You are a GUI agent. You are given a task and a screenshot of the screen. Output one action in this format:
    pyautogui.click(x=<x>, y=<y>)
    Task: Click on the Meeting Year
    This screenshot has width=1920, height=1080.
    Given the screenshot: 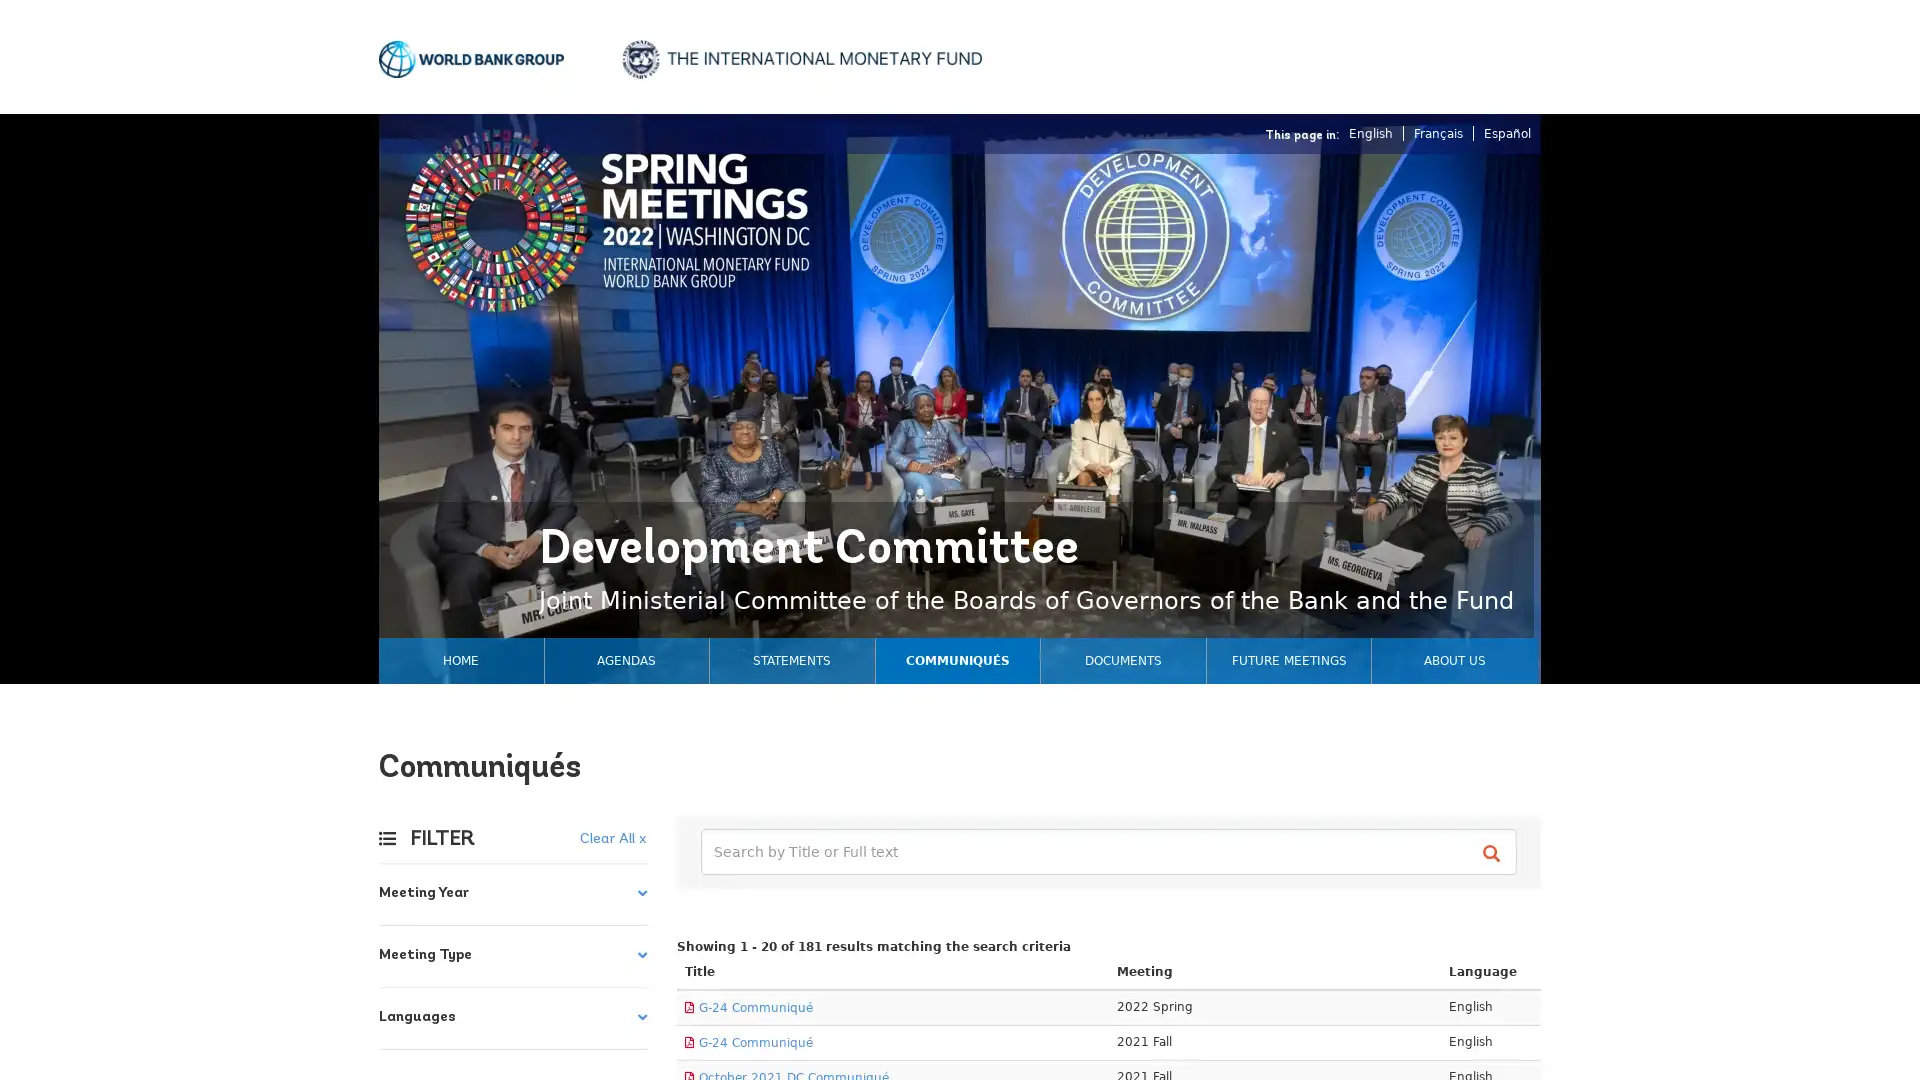 What is the action you would take?
    pyautogui.click(x=513, y=893)
    